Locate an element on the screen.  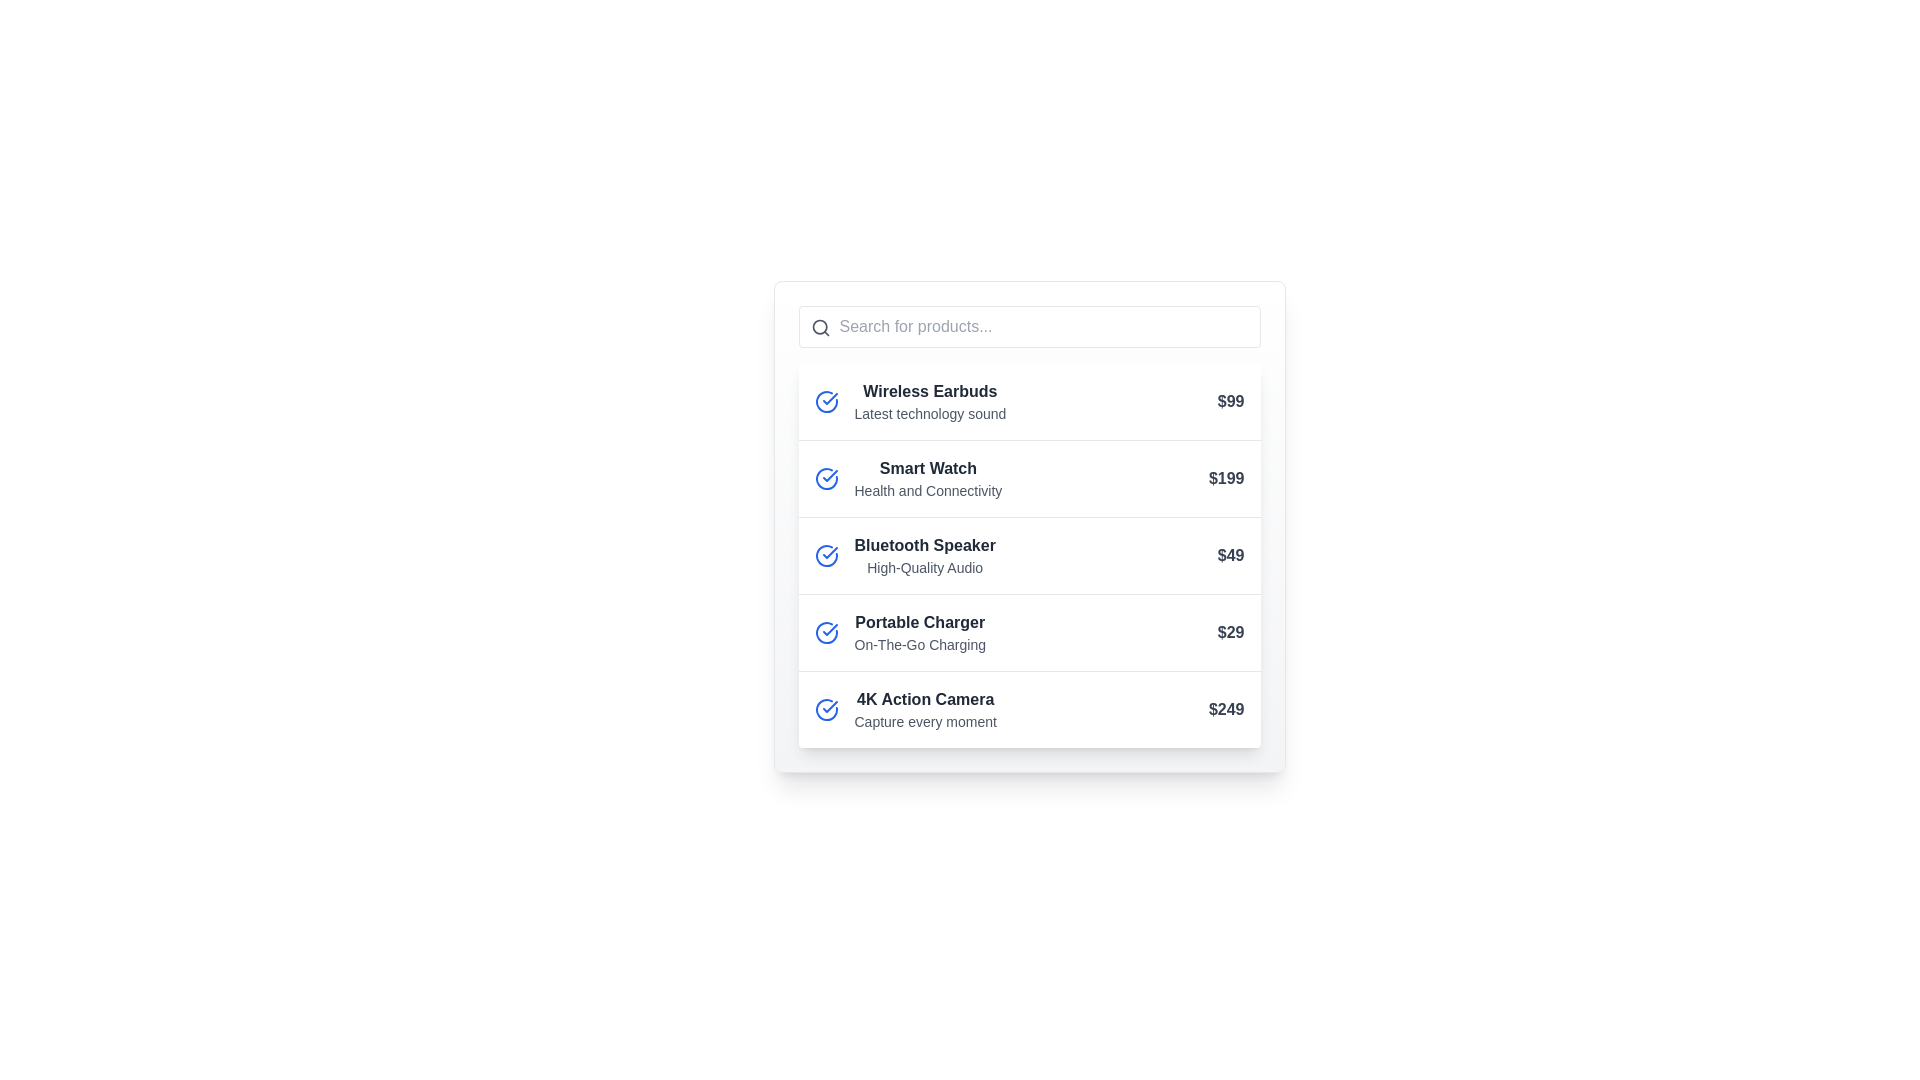
text label that displays '4K Action Camera' and 'Capture every moment', which is the fifth entry in a vertical list of items is located at coordinates (924, 708).